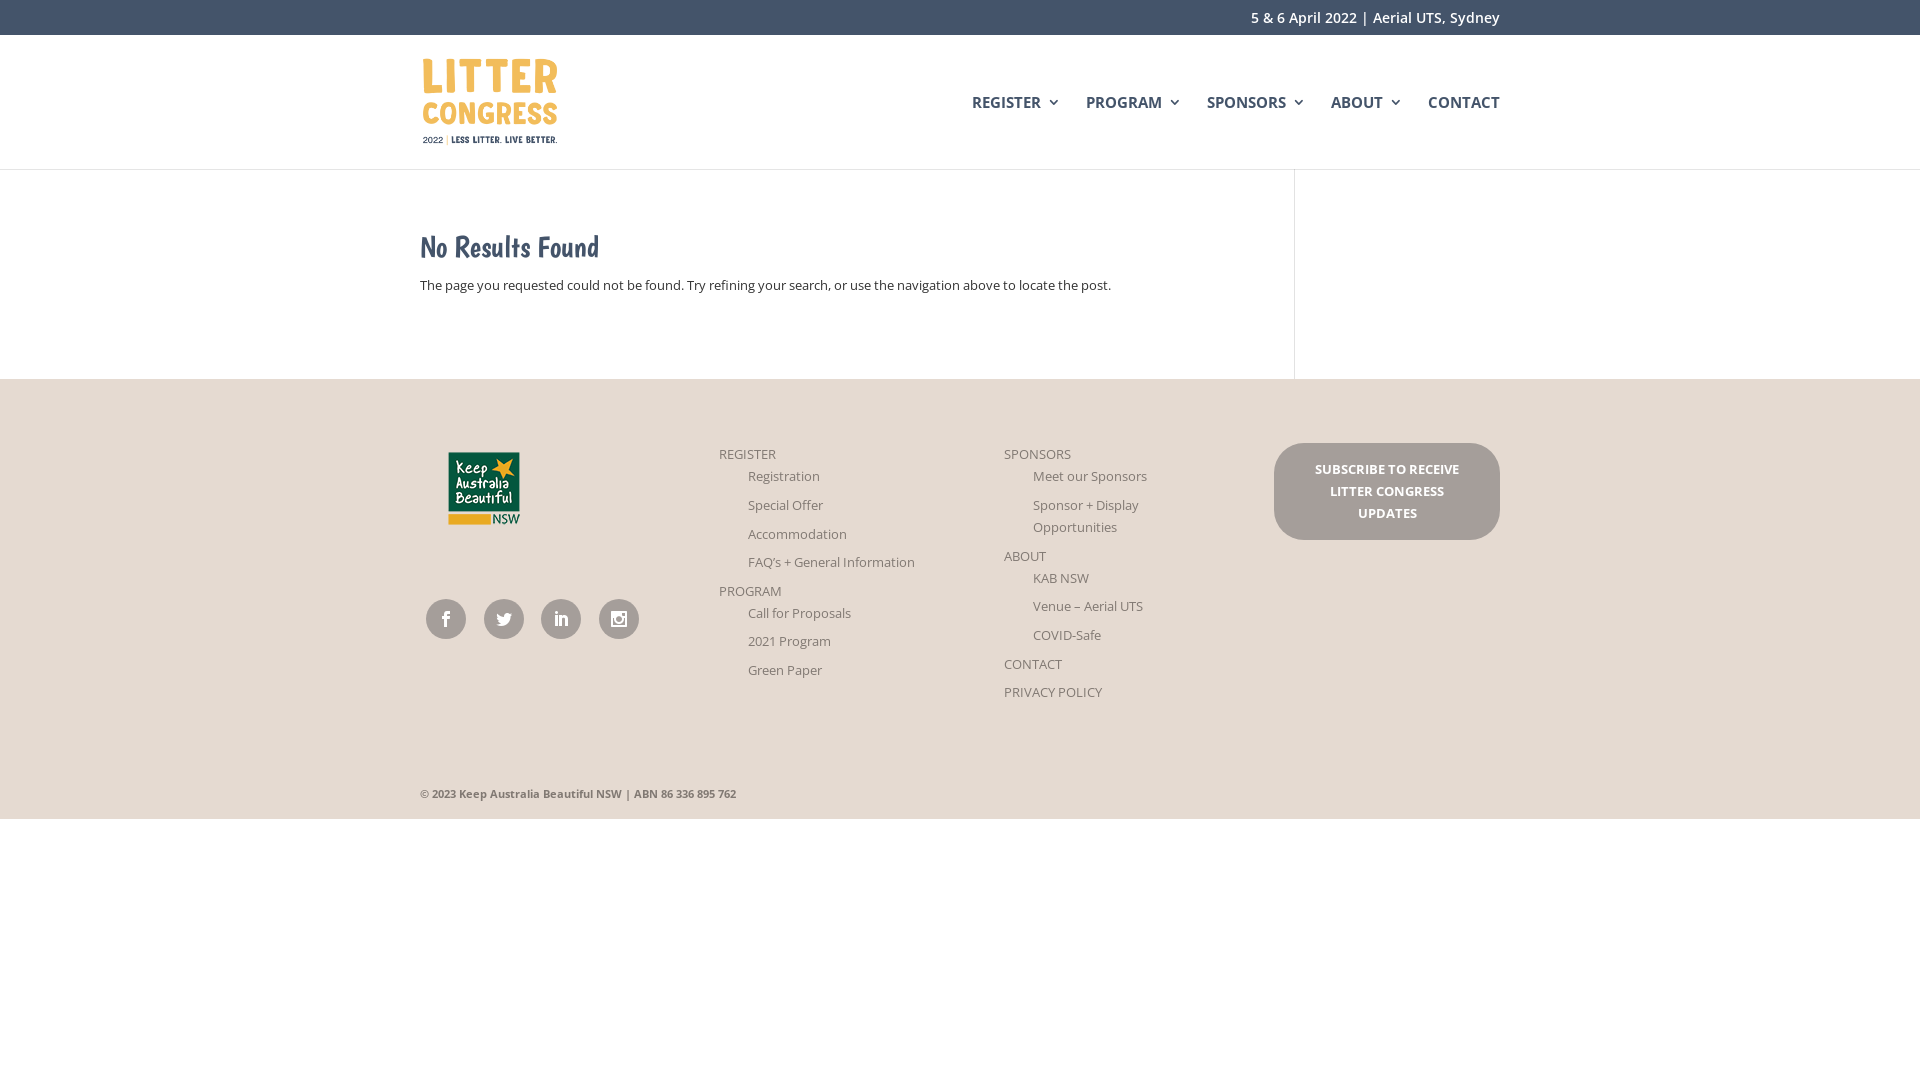  I want to click on 'PROGRAM', so click(1133, 131).